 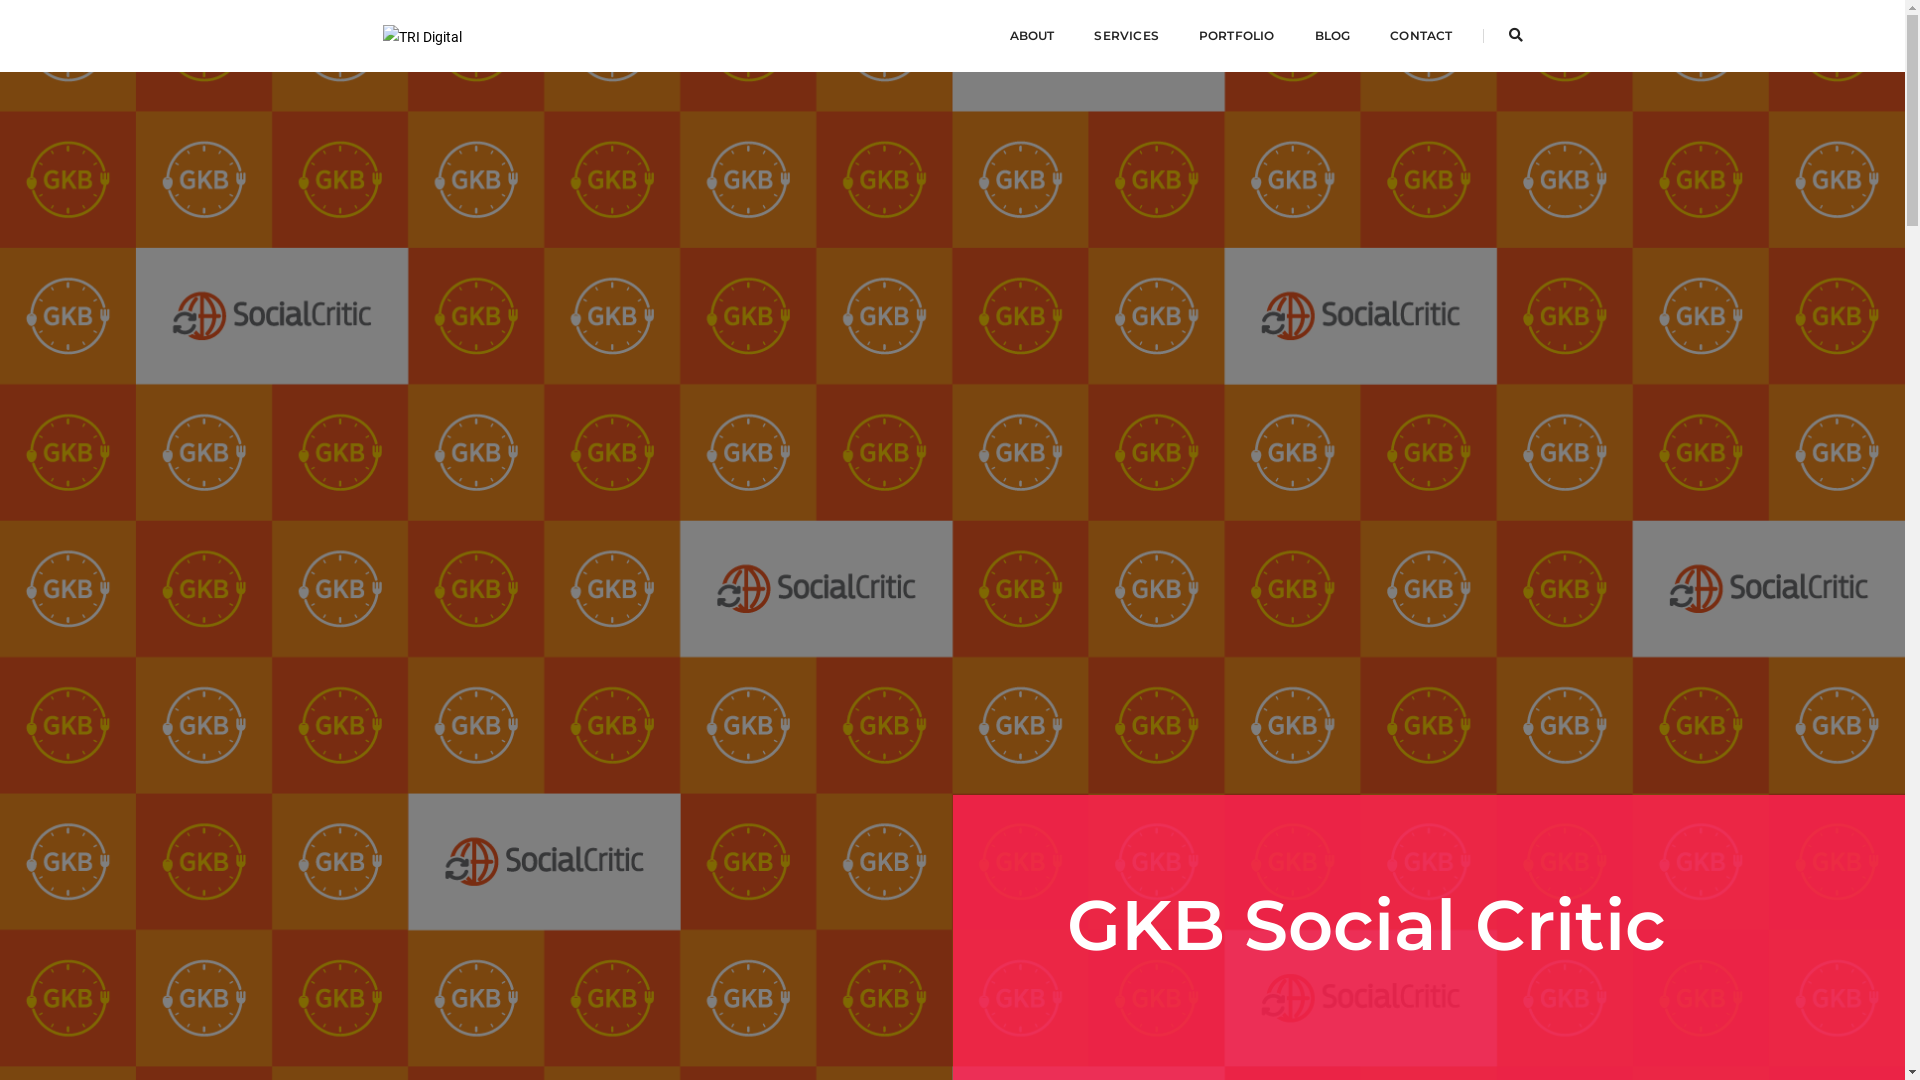 I want to click on 'CONTACT', so click(x=1419, y=35).